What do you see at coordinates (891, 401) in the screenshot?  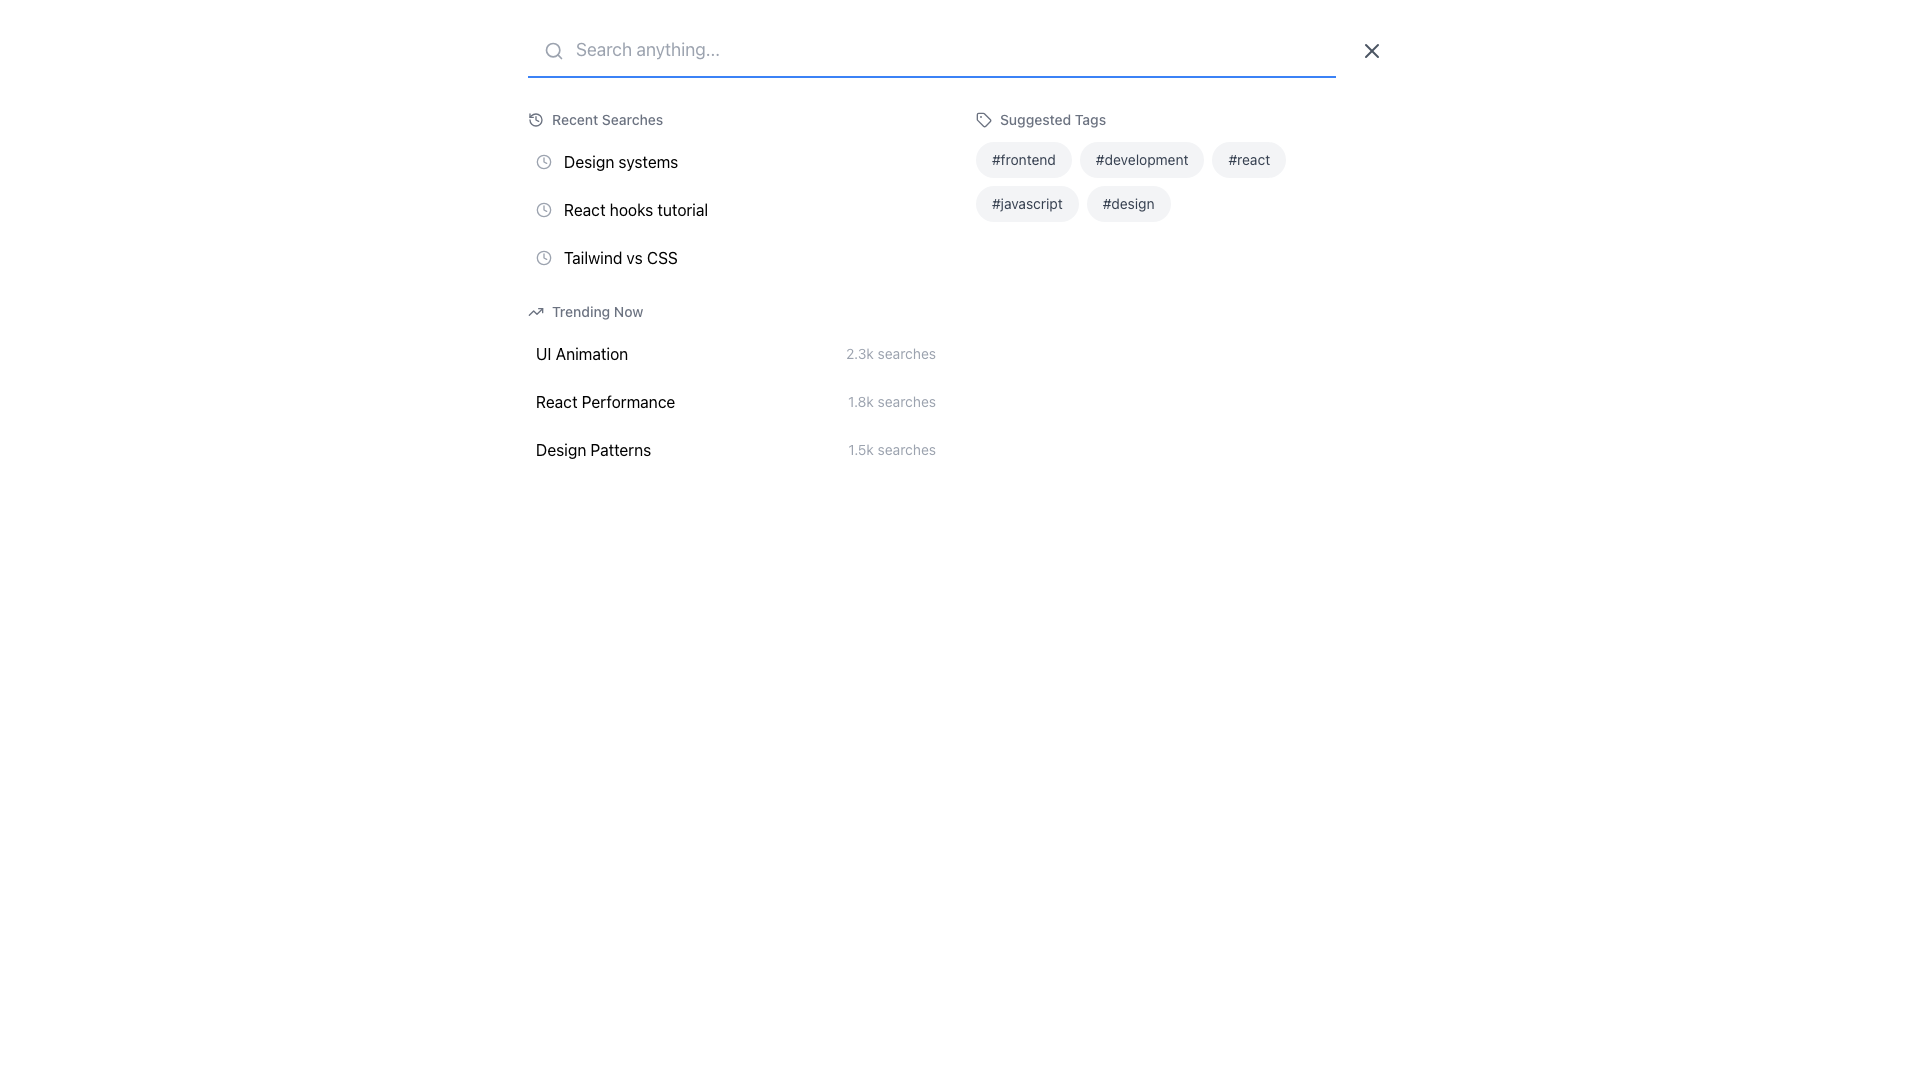 I see `the informational static text label that counts searches related to 'React Performance', positioned to the right of the 'React Performance' text in the 'Trending Now' section` at bounding box center [891, 401].